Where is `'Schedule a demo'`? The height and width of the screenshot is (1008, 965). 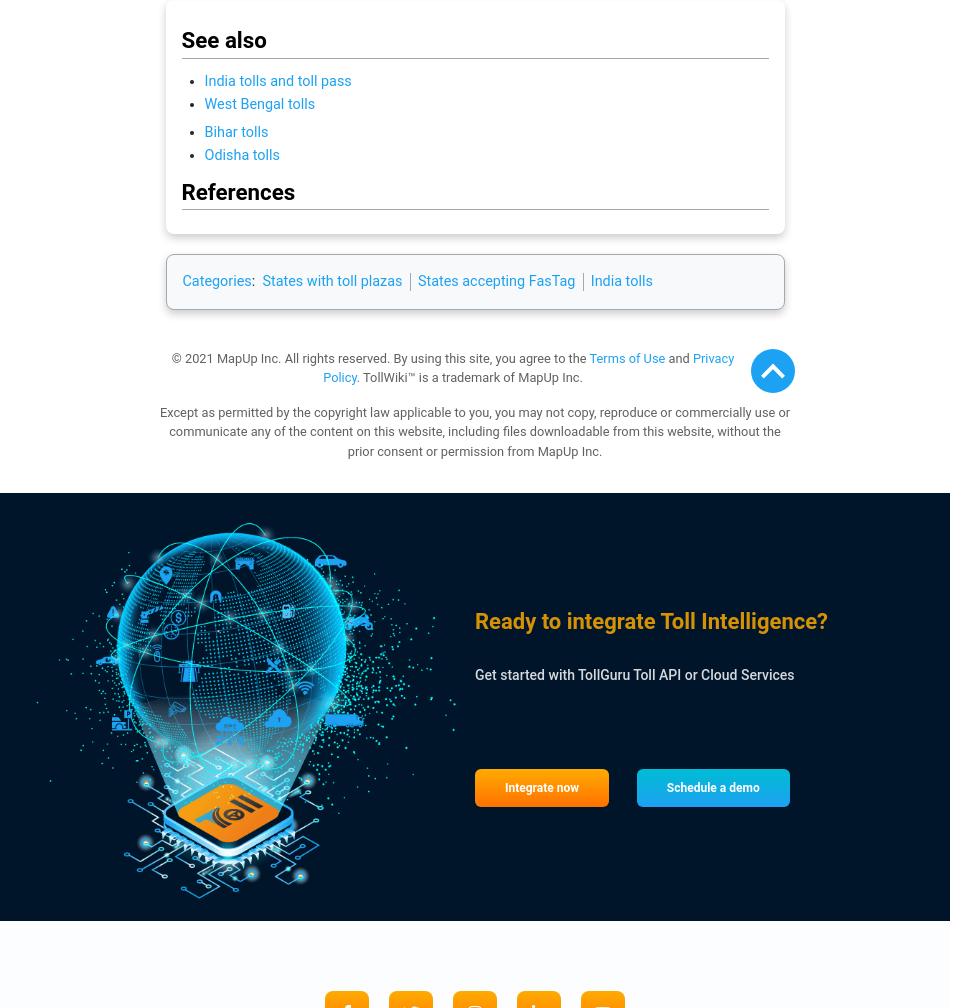
'Schedule a demo' is located at coordinates (712, 787).